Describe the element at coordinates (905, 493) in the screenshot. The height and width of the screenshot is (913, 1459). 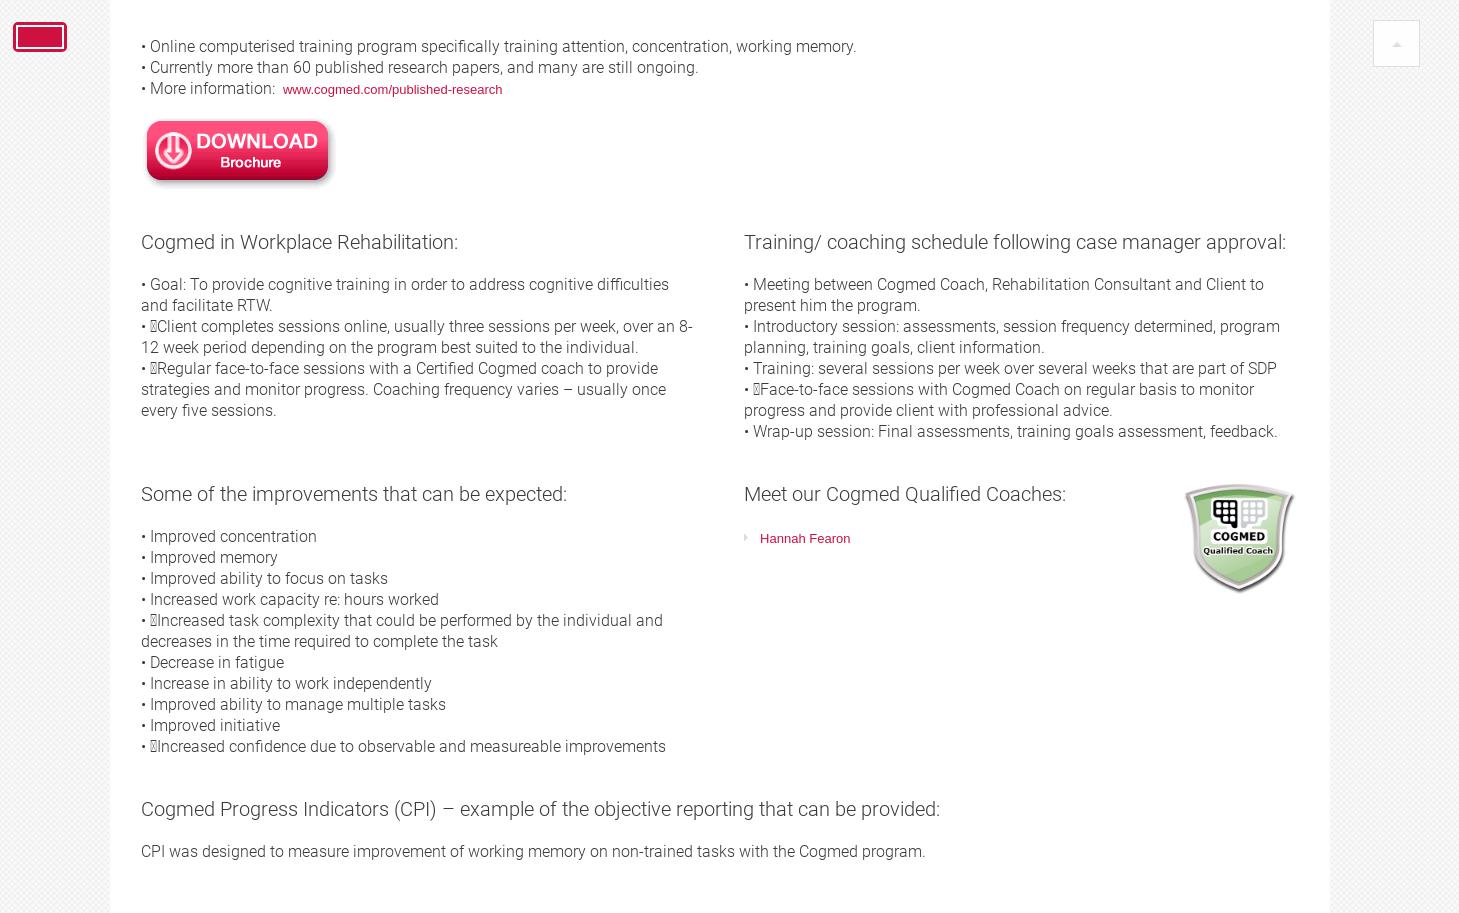
I see `'Meet our Cogmed Qualified Coaches:'` at that location.